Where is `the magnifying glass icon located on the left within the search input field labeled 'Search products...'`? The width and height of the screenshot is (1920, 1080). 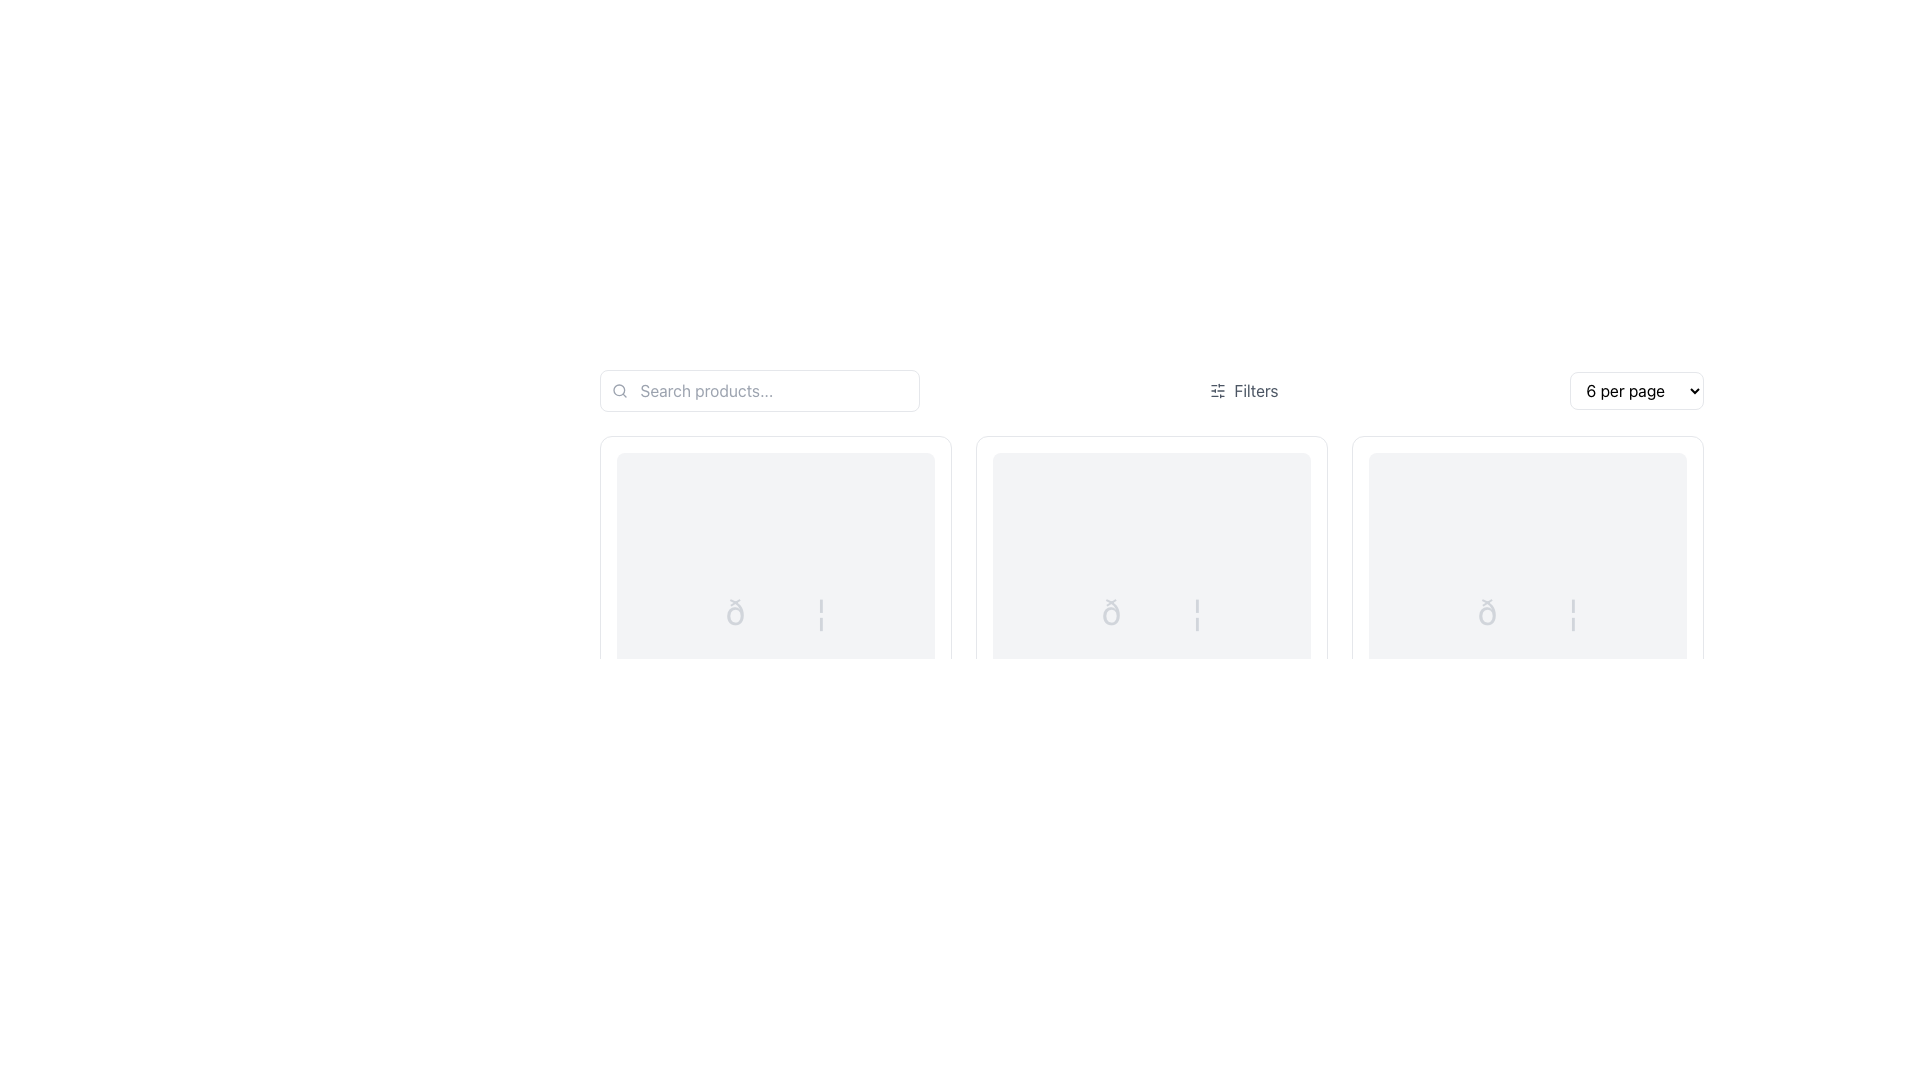 the magnifying glass icon located on the left within the search input field labeled 'Search products...' is located at coordinates (618, 390).